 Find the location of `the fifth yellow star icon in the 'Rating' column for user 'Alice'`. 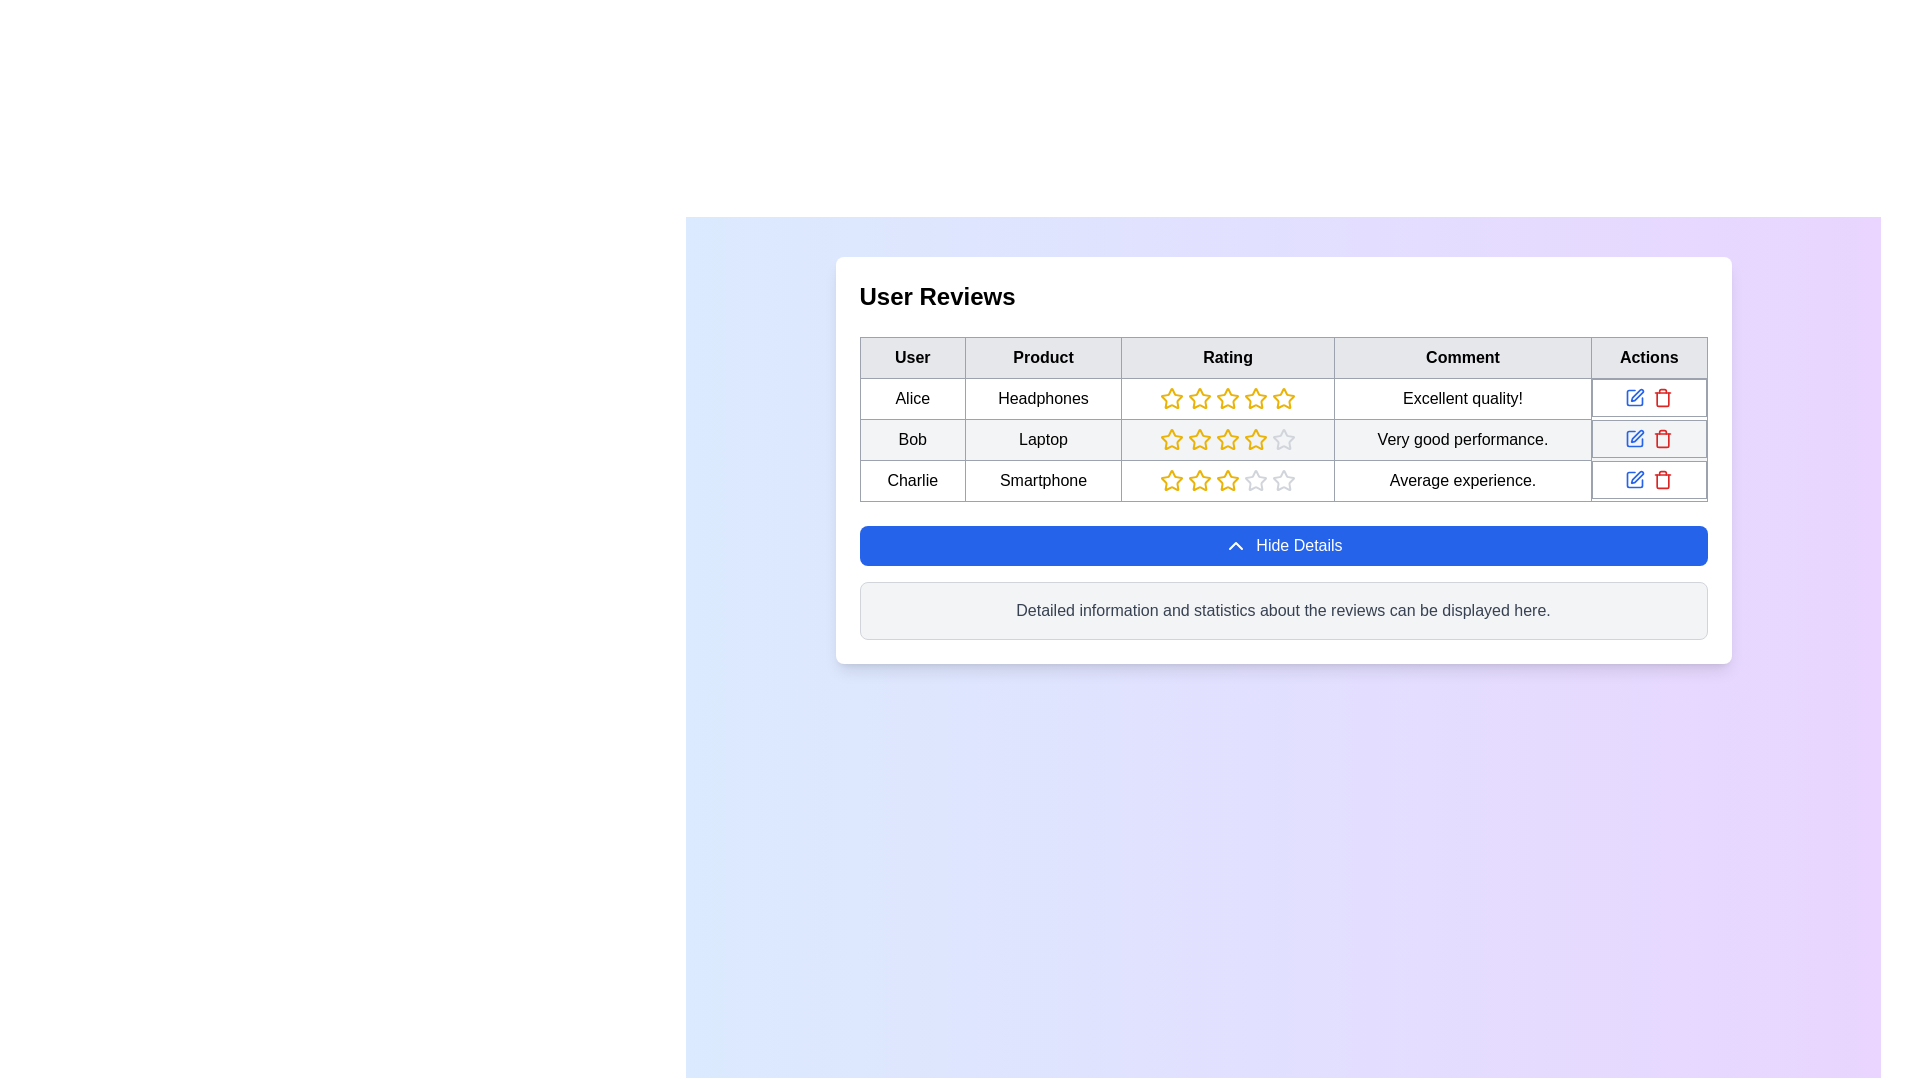

the fifth yellow star icon in the 'Rating' column for user 'Alice' is located at coordinates (1284, 398).